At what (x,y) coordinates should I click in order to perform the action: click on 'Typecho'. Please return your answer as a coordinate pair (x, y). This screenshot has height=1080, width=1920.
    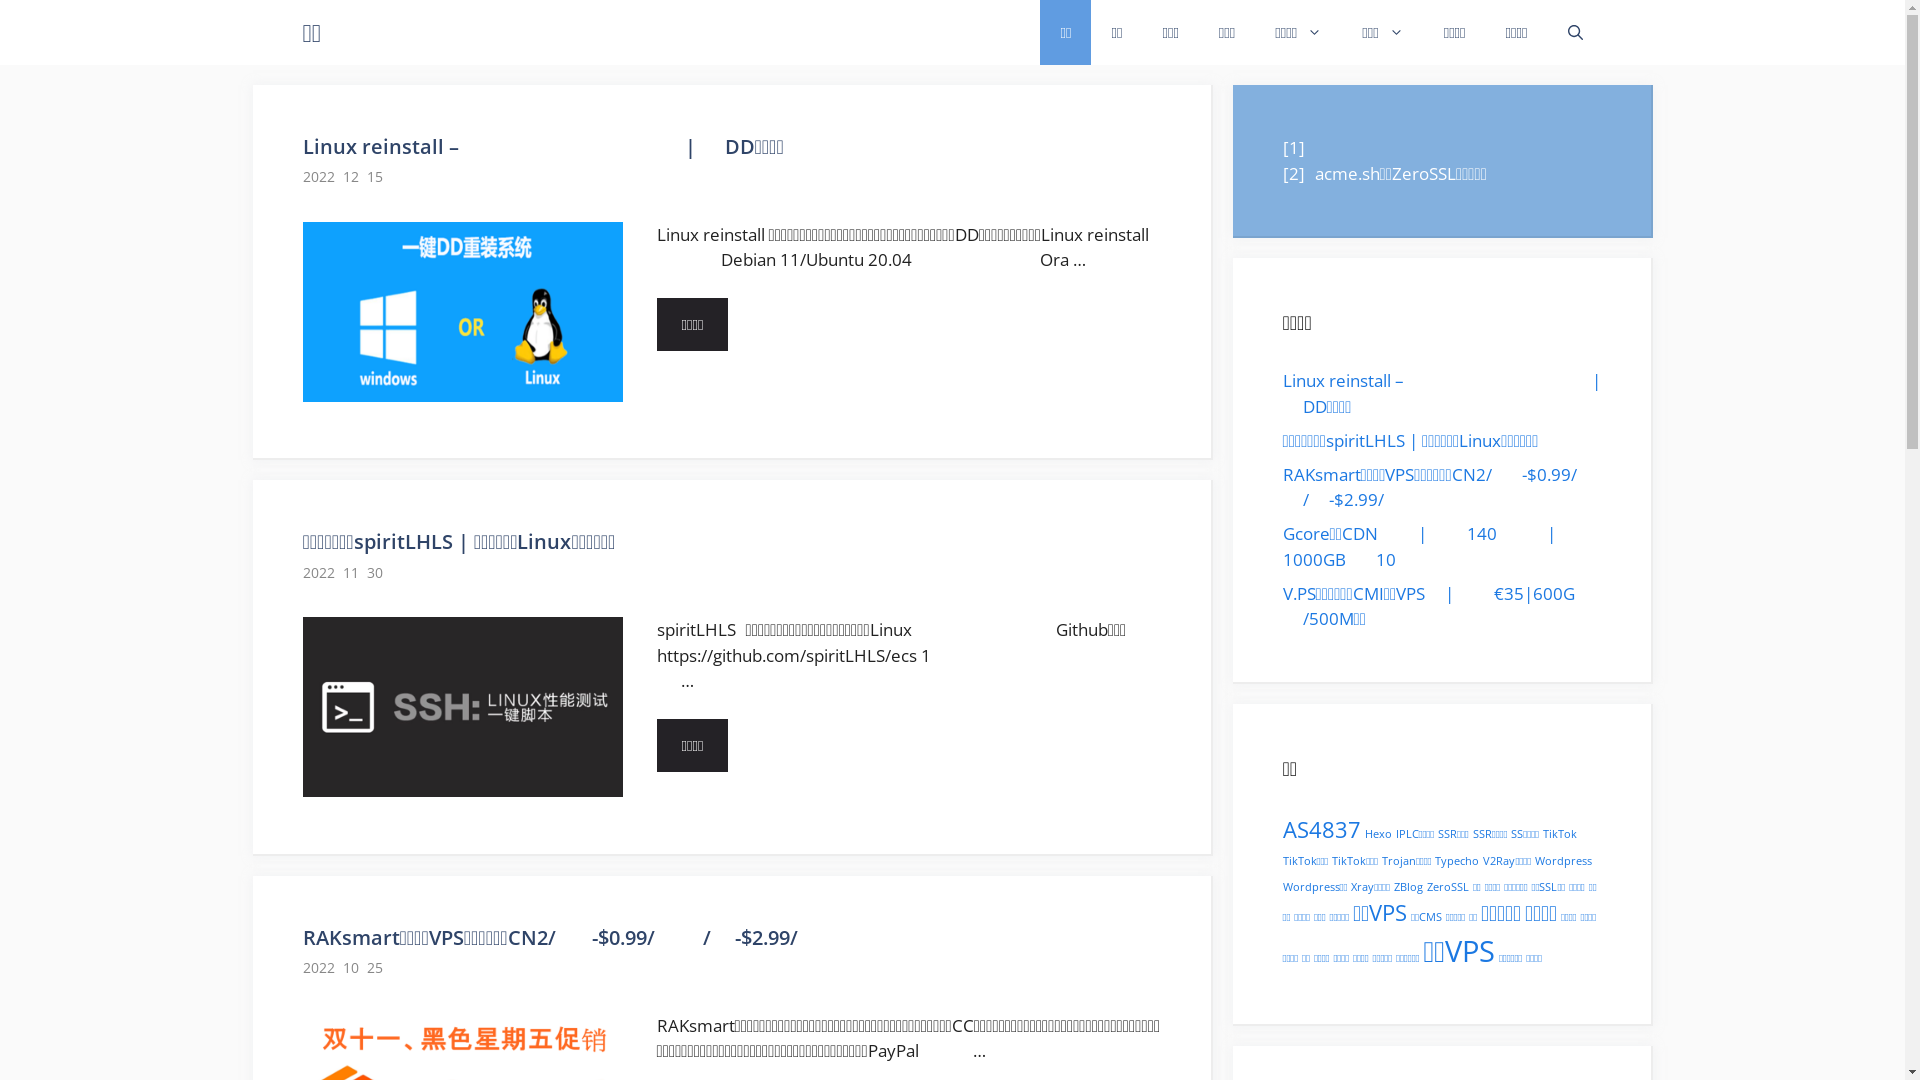
    Looking at the image, I should click on (1434, 859).